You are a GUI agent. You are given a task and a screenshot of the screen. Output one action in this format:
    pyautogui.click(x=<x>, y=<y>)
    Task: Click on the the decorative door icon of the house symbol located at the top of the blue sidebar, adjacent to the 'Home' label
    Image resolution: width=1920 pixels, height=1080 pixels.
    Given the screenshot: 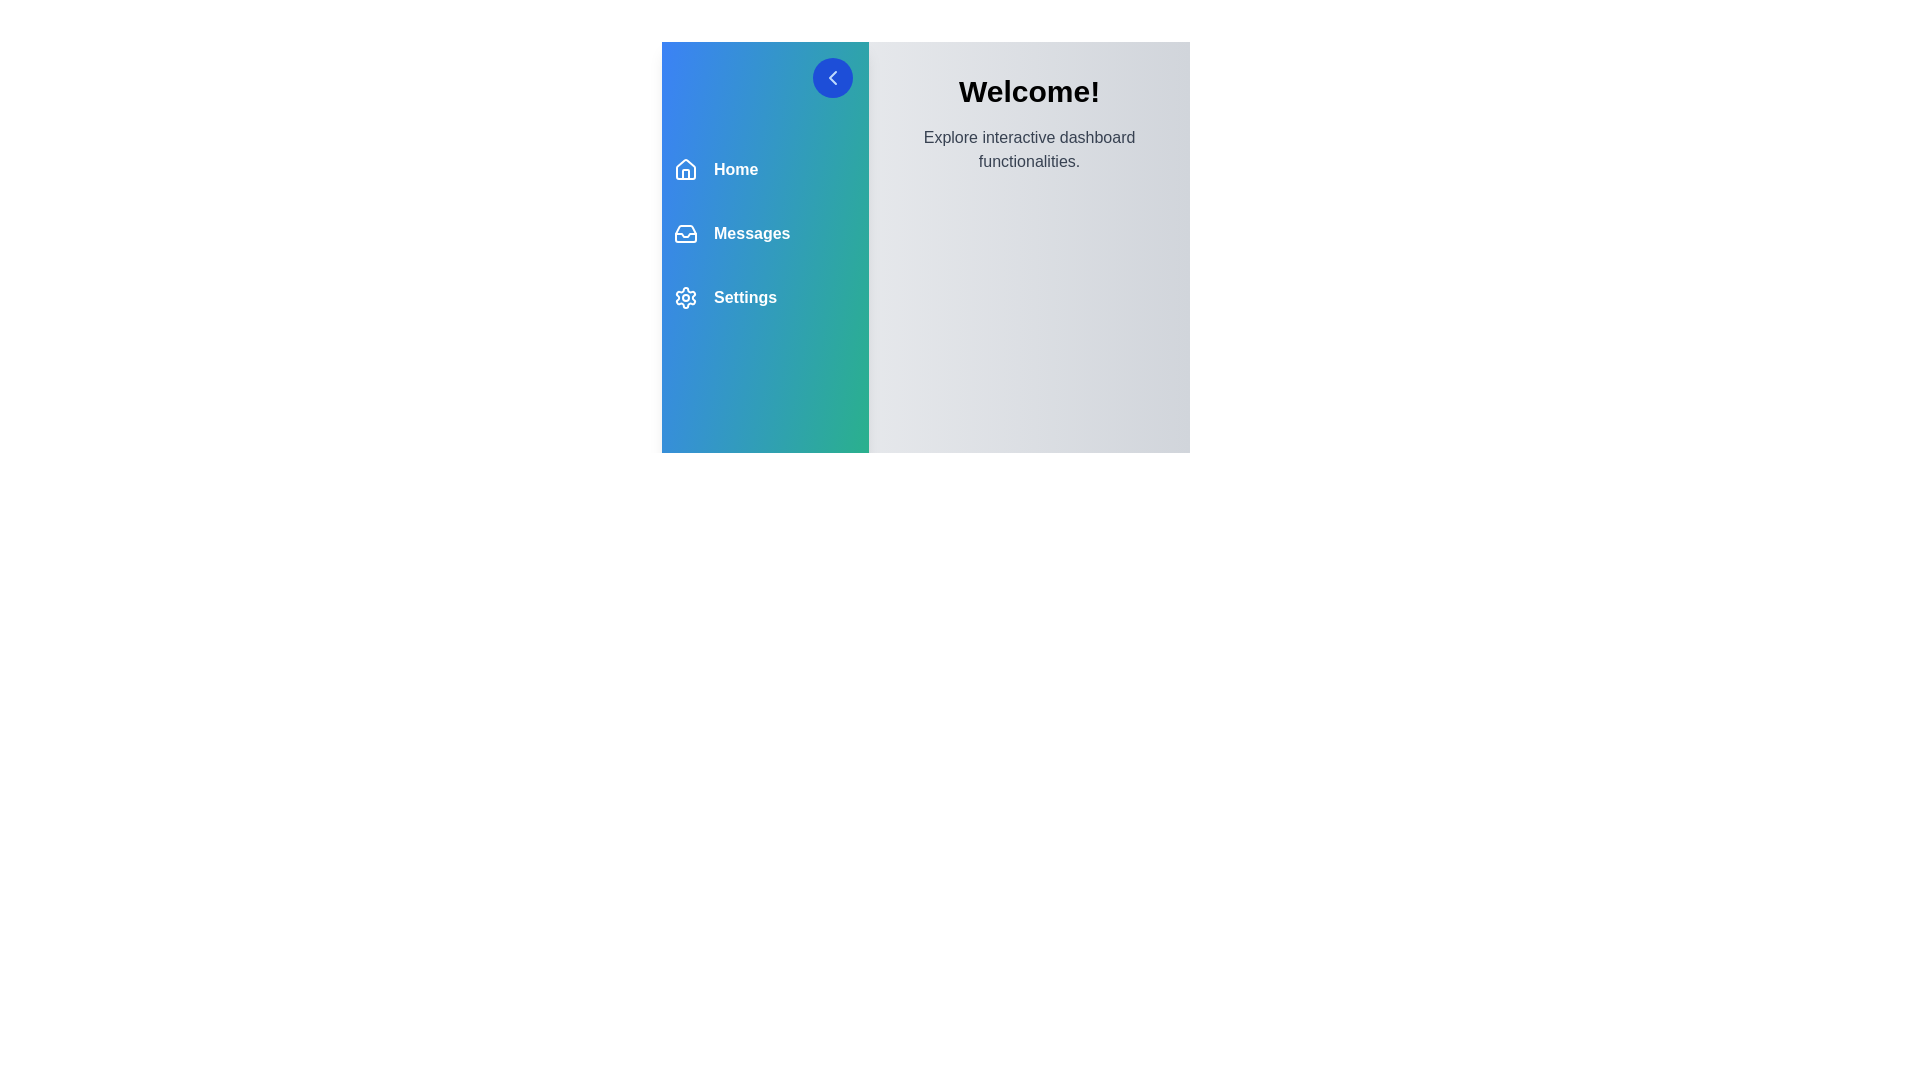 What is the action you would take?
    pyautogui.click(x=686, y=172)
    